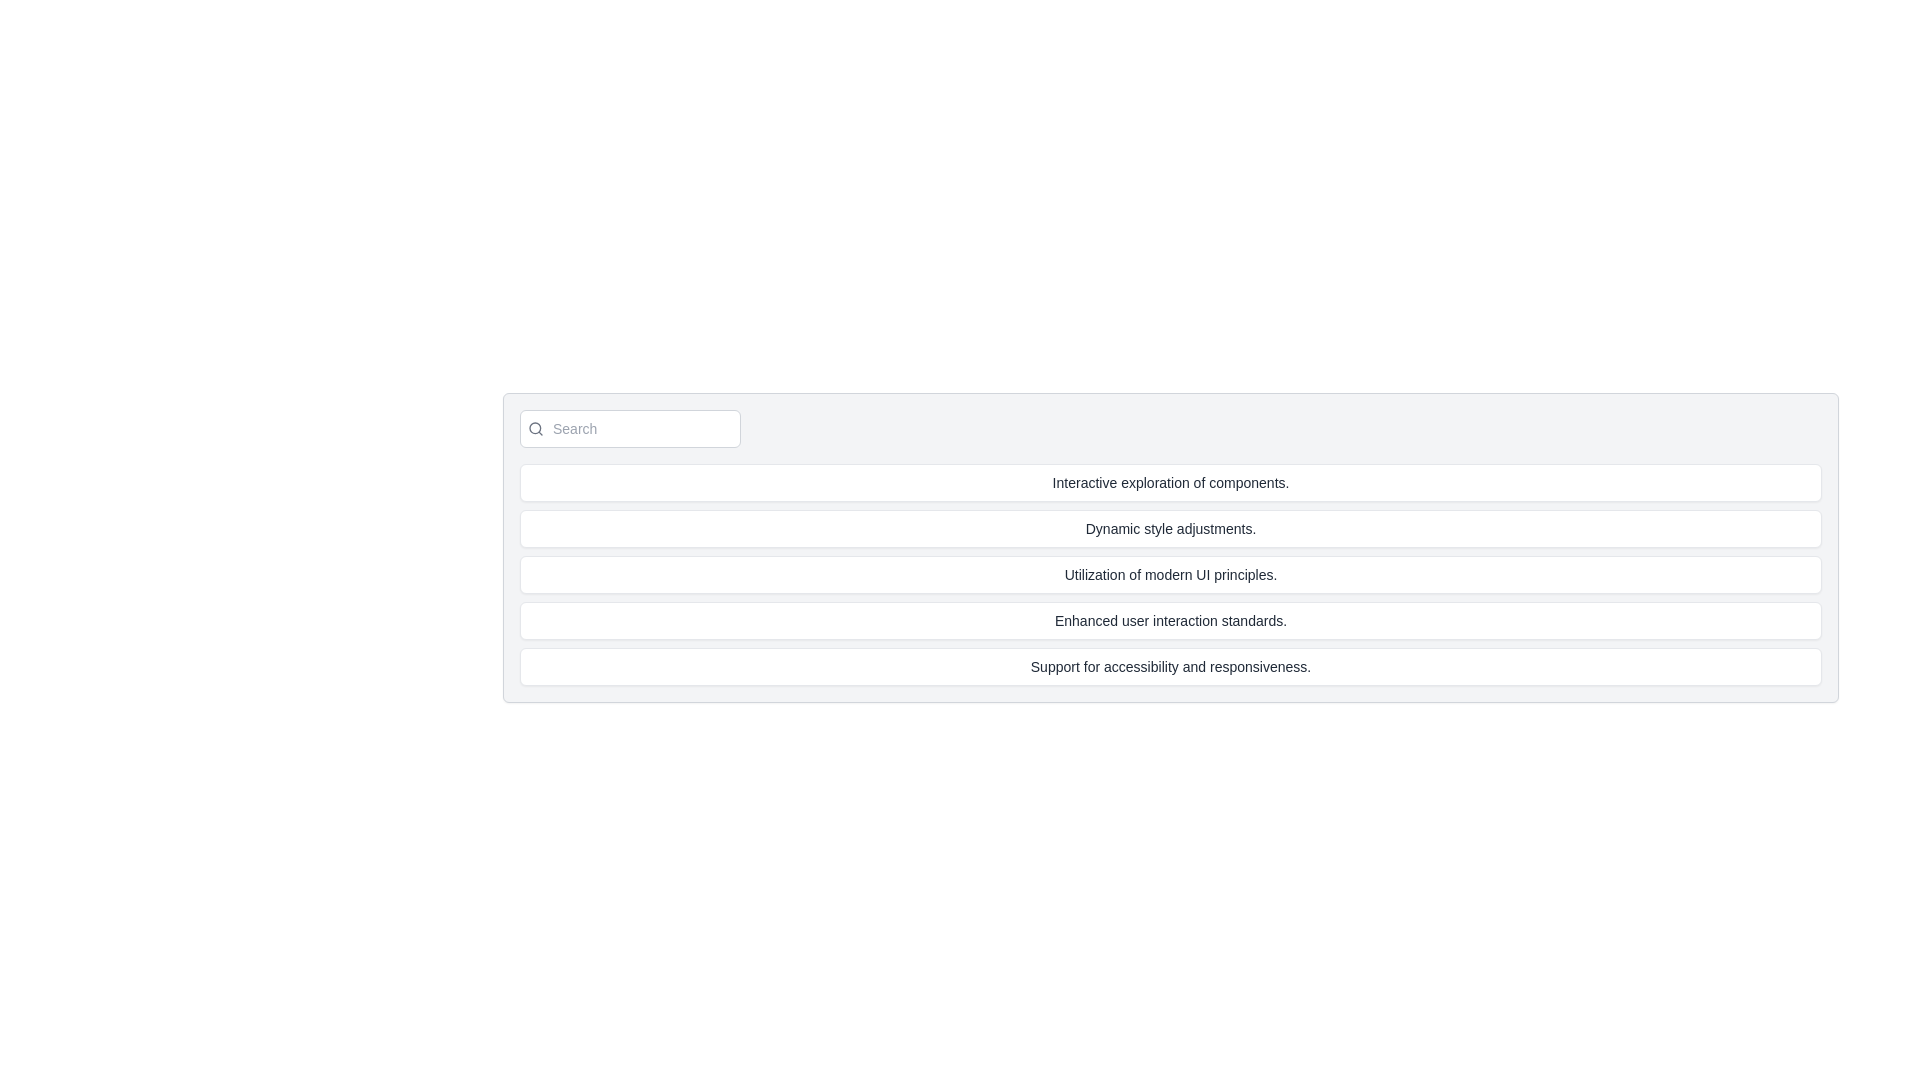 The width and height of the screenshot is (1920, 1080). I want to click on the character 'o' in the word 'Utilization' within the sentence 'Utilization of modern UI principles', located on the third row of the application interface, so click(1112, 574).